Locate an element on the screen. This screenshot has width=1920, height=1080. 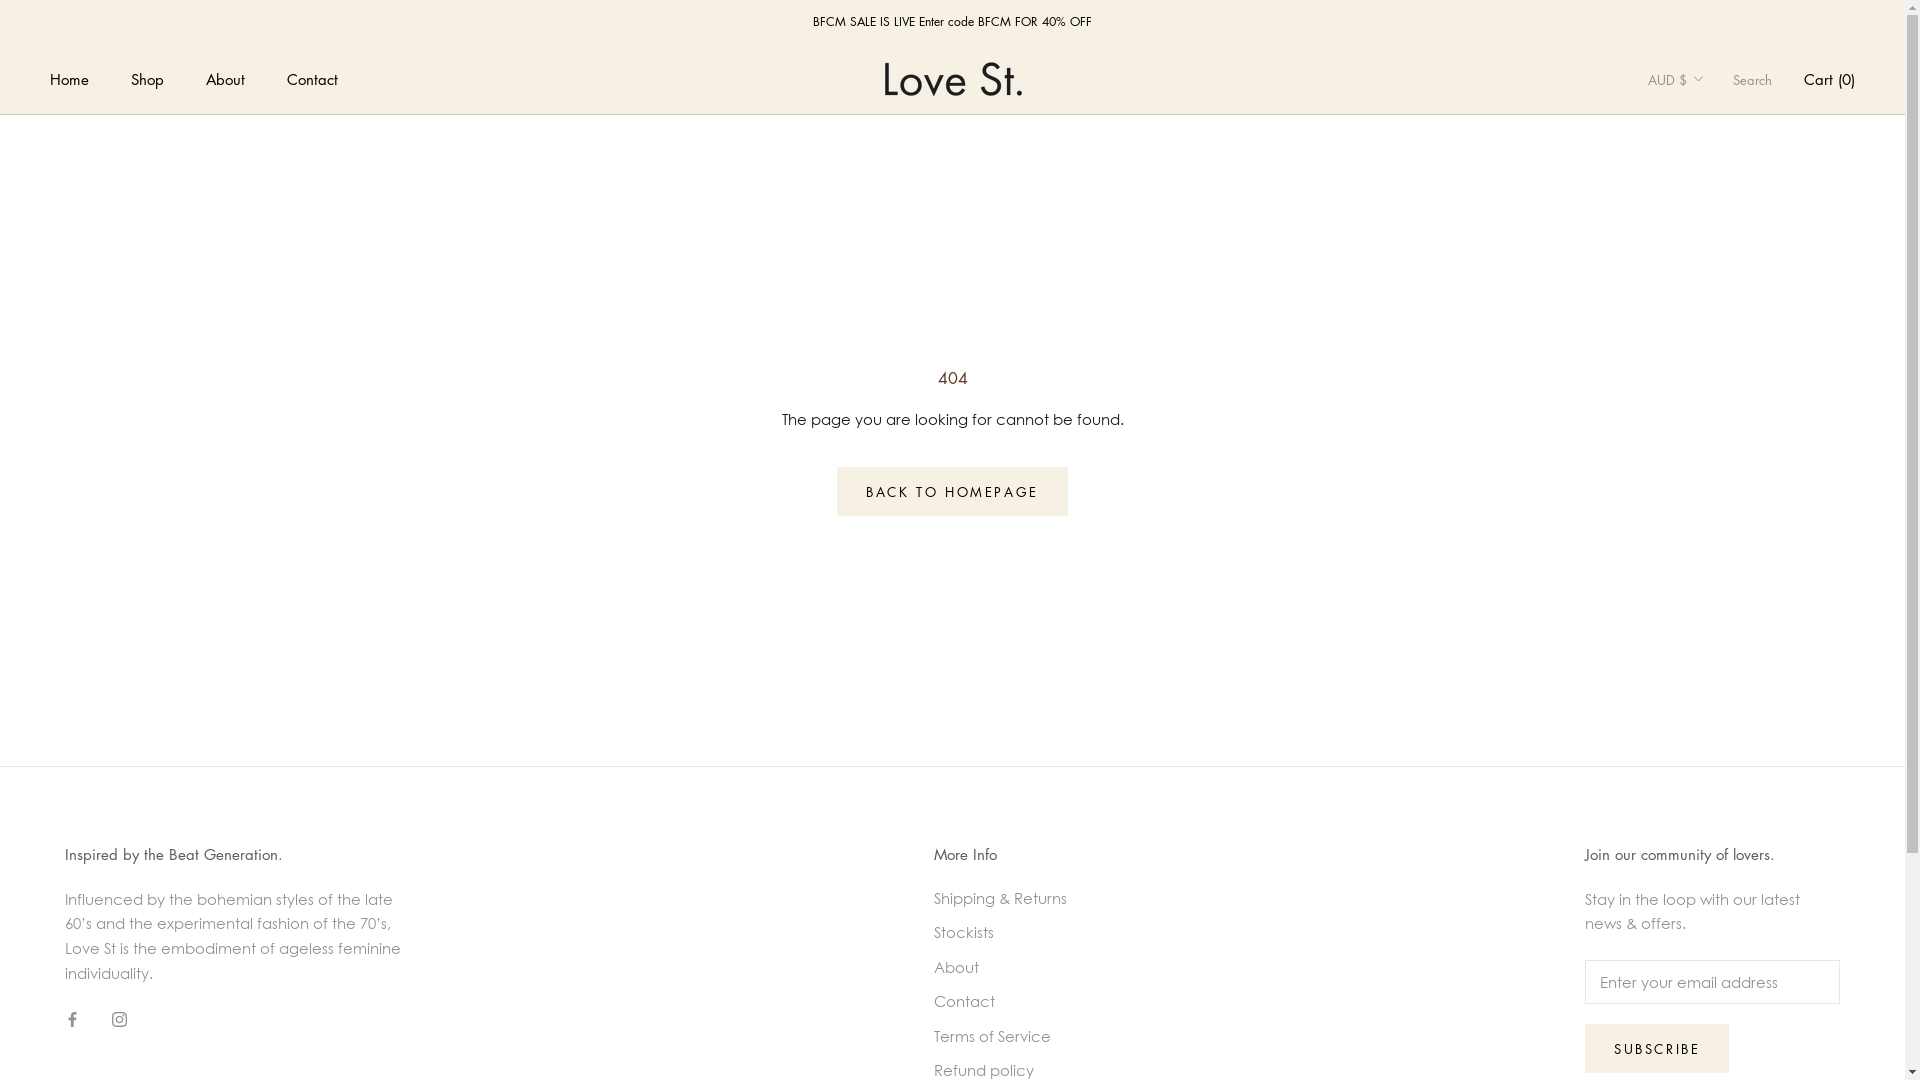
'CDF' is located at coordinates (1707, 722).